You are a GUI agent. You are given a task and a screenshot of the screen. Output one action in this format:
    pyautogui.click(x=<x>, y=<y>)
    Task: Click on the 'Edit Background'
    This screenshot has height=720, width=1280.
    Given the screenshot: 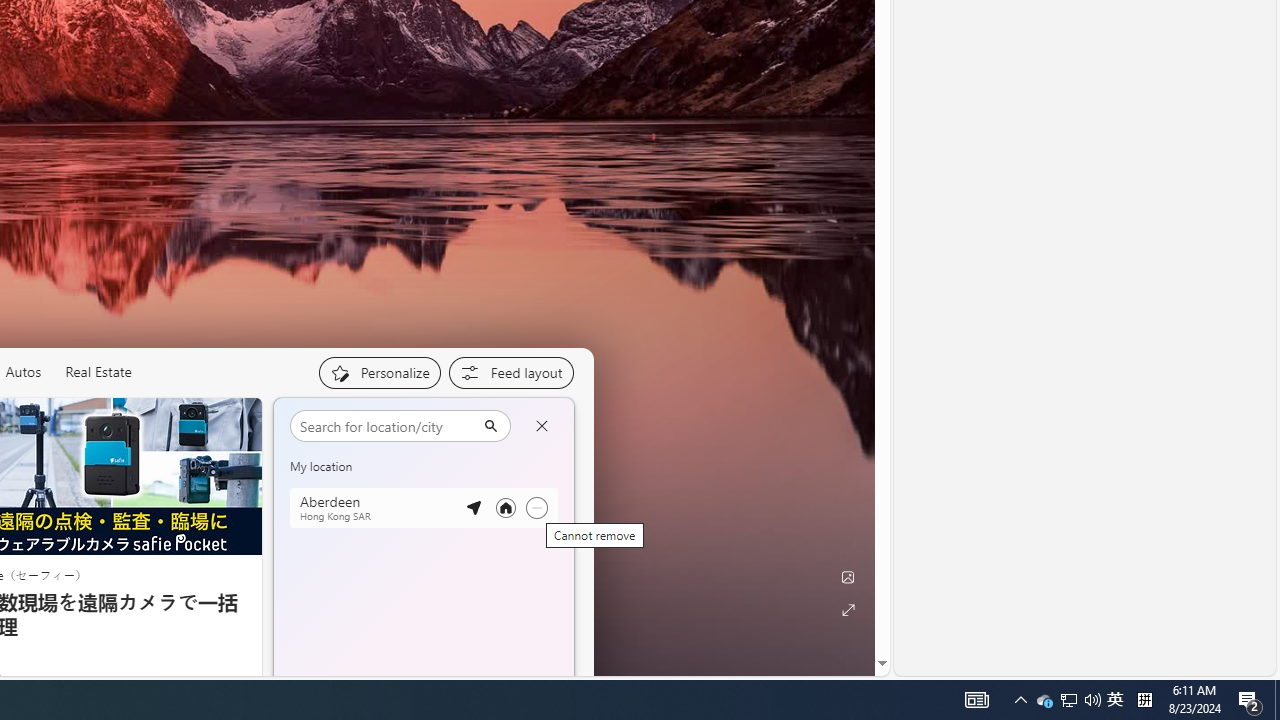 What is the action you would take?
    pyautogui.click(x=848, y=577)
    